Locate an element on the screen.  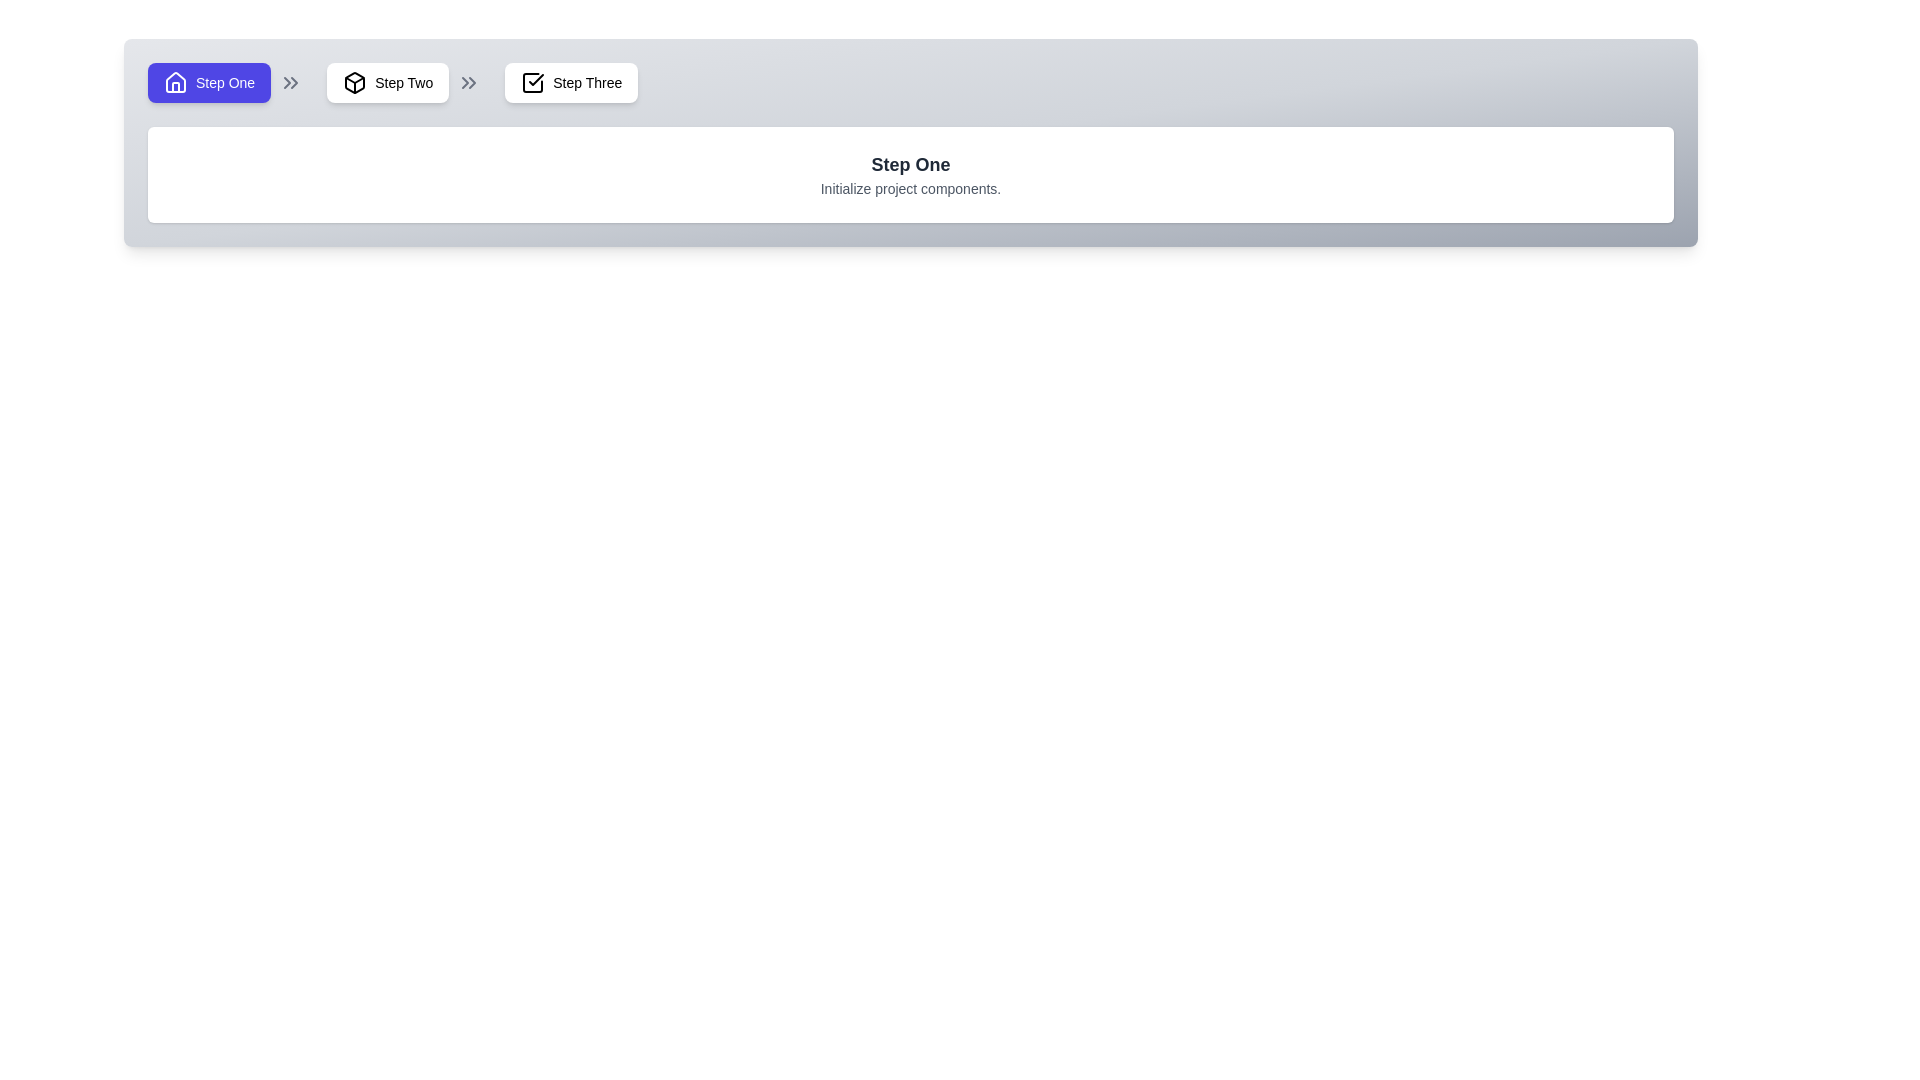
the active 'Step Three' button in the navigation bar, which indicates the current step in the process is located at coordinates (570, 82).